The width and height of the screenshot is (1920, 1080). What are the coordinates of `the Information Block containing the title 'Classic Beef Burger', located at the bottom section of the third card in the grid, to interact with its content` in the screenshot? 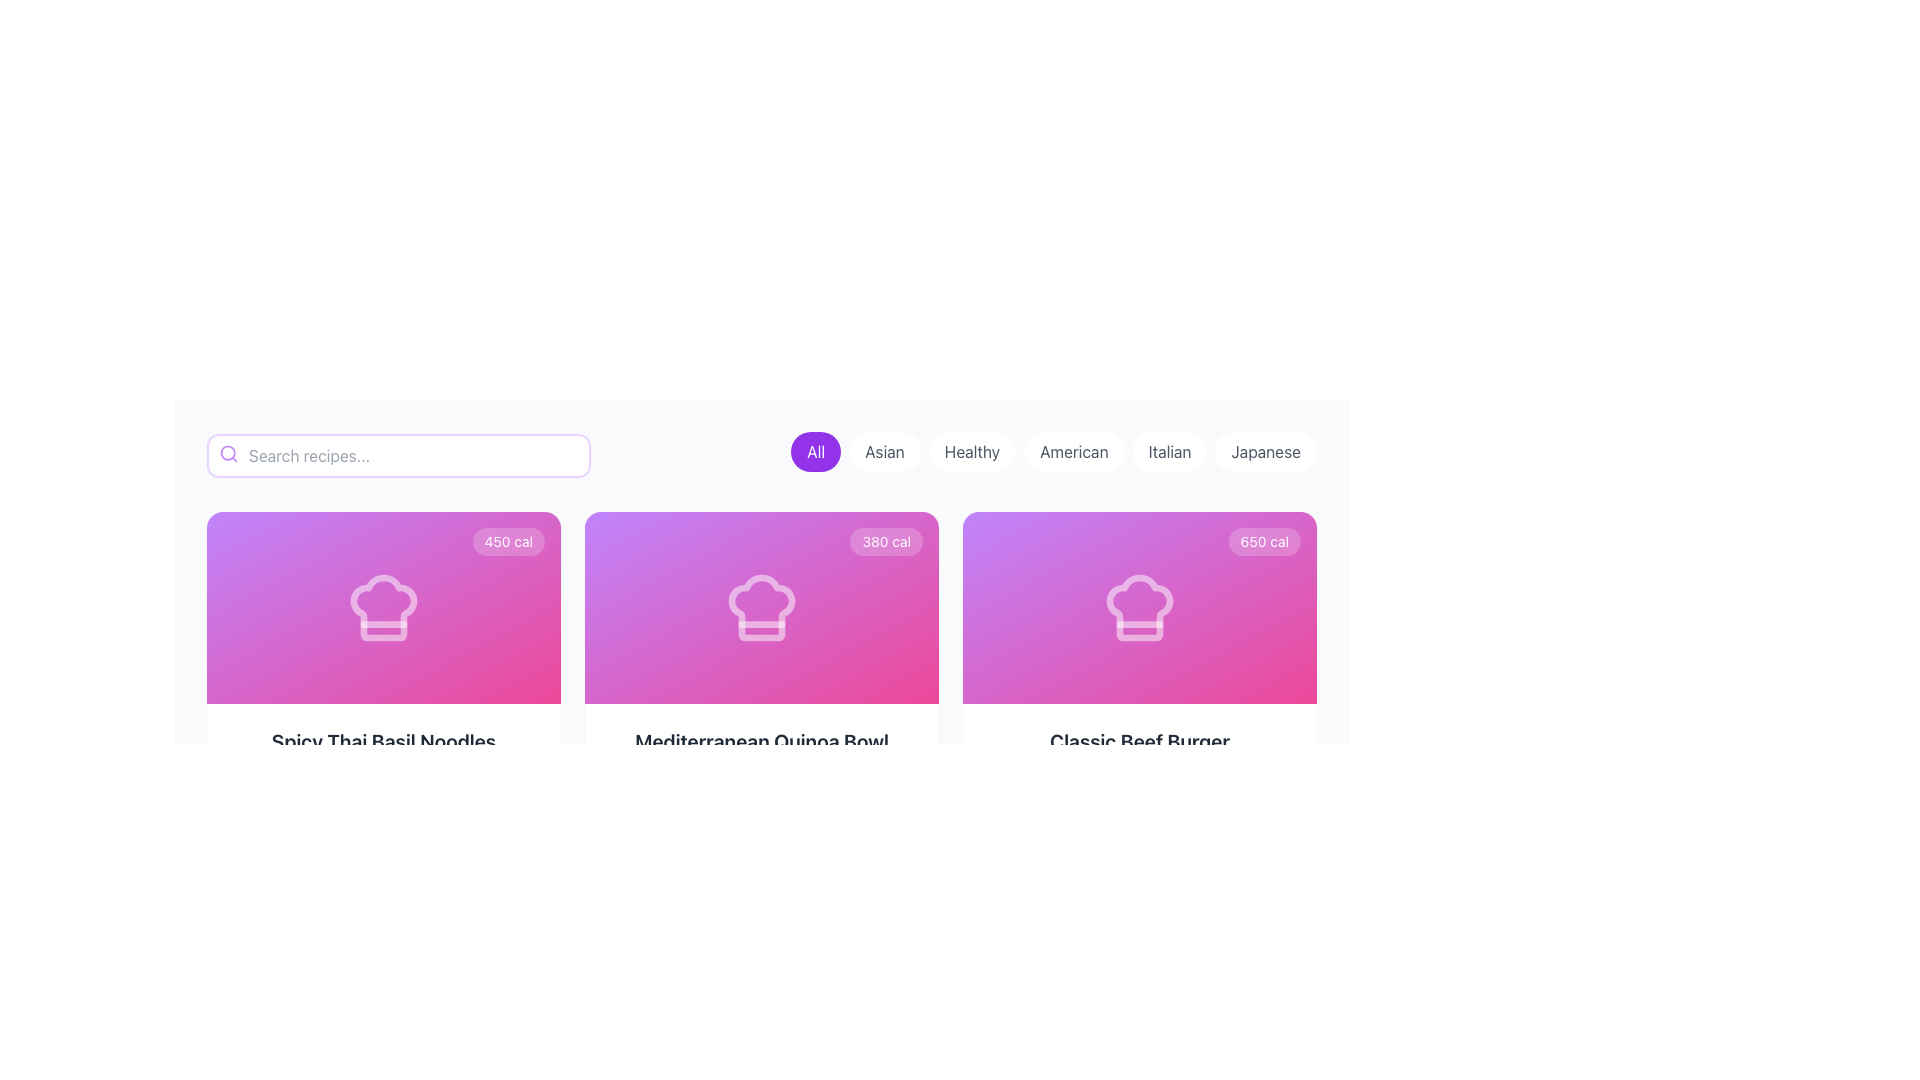 It's located at (1140, 778).